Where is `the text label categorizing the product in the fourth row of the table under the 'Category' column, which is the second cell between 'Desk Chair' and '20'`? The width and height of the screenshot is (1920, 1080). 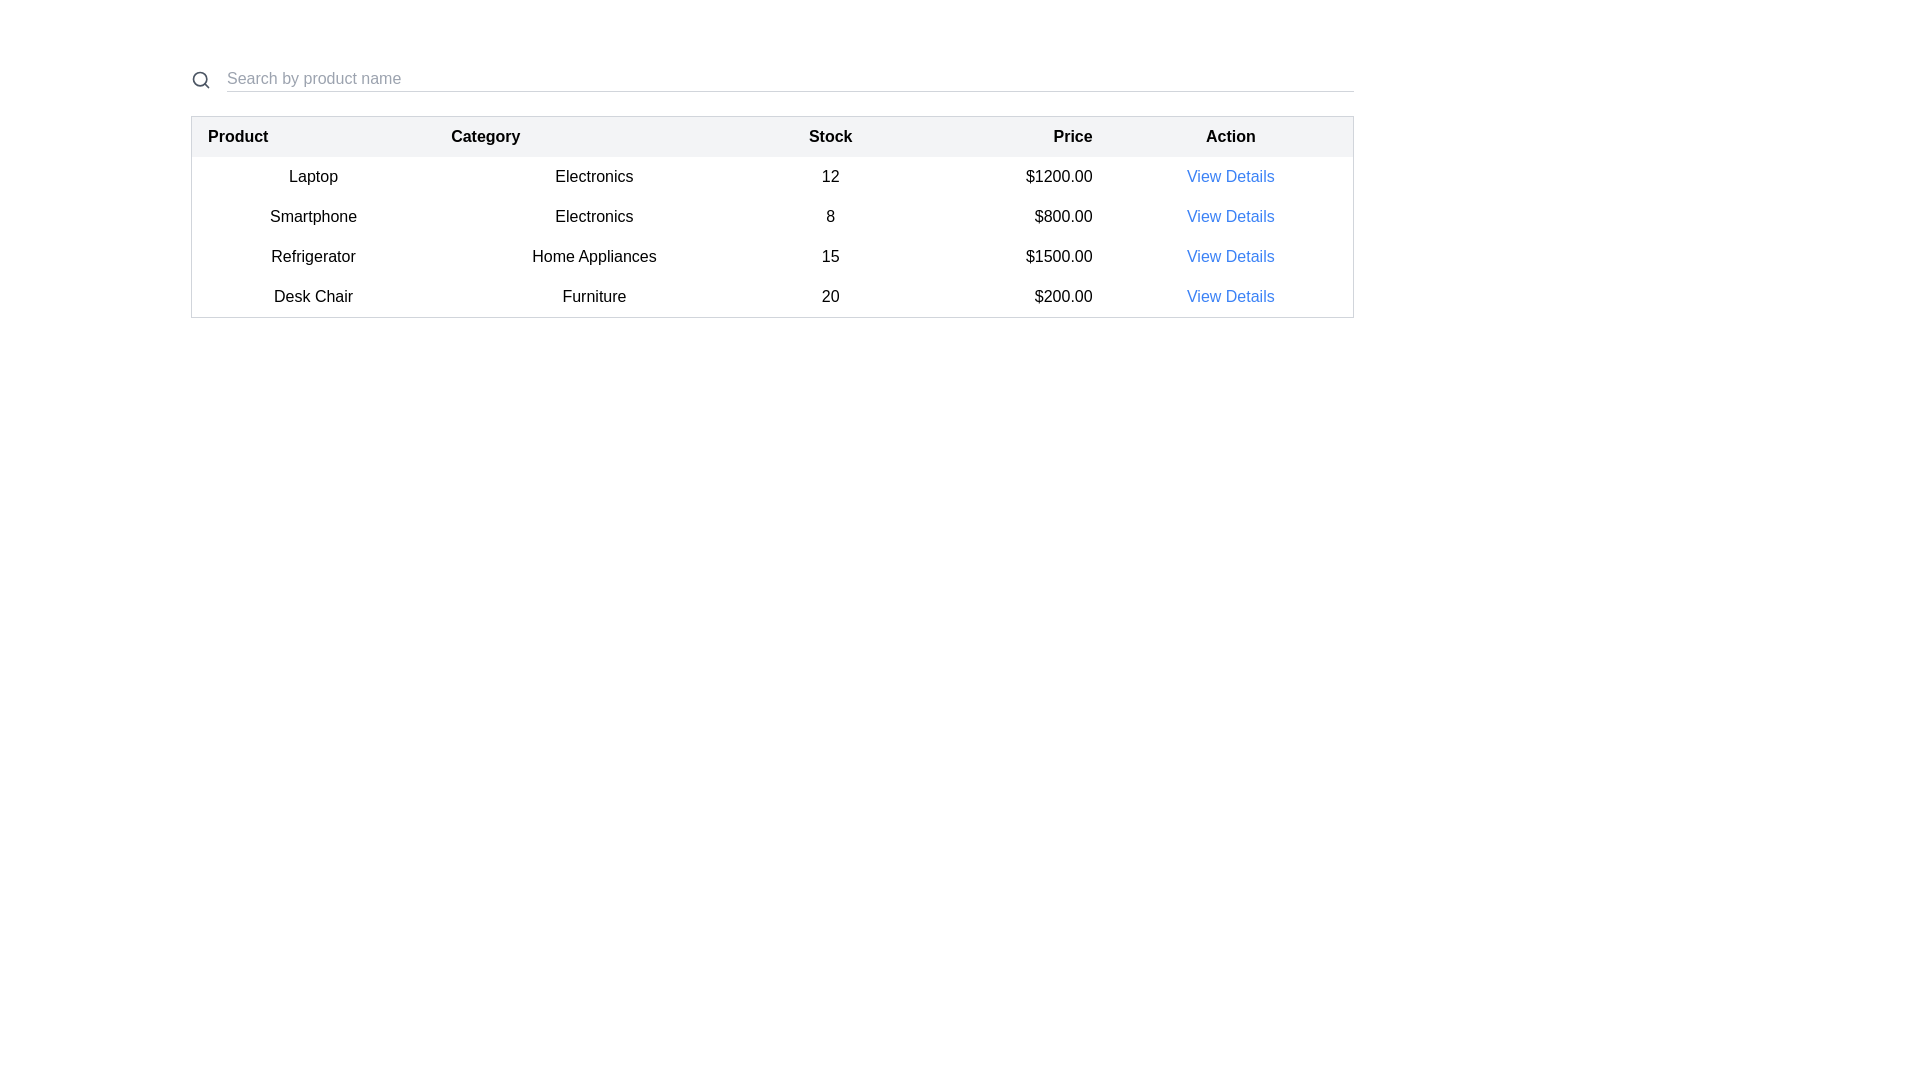
the text label categorizing the product in the fourth row of the table under the 'Category' column, which is the second cell between 'Desk Chair' and '20' is located at coordinates (593, 297).